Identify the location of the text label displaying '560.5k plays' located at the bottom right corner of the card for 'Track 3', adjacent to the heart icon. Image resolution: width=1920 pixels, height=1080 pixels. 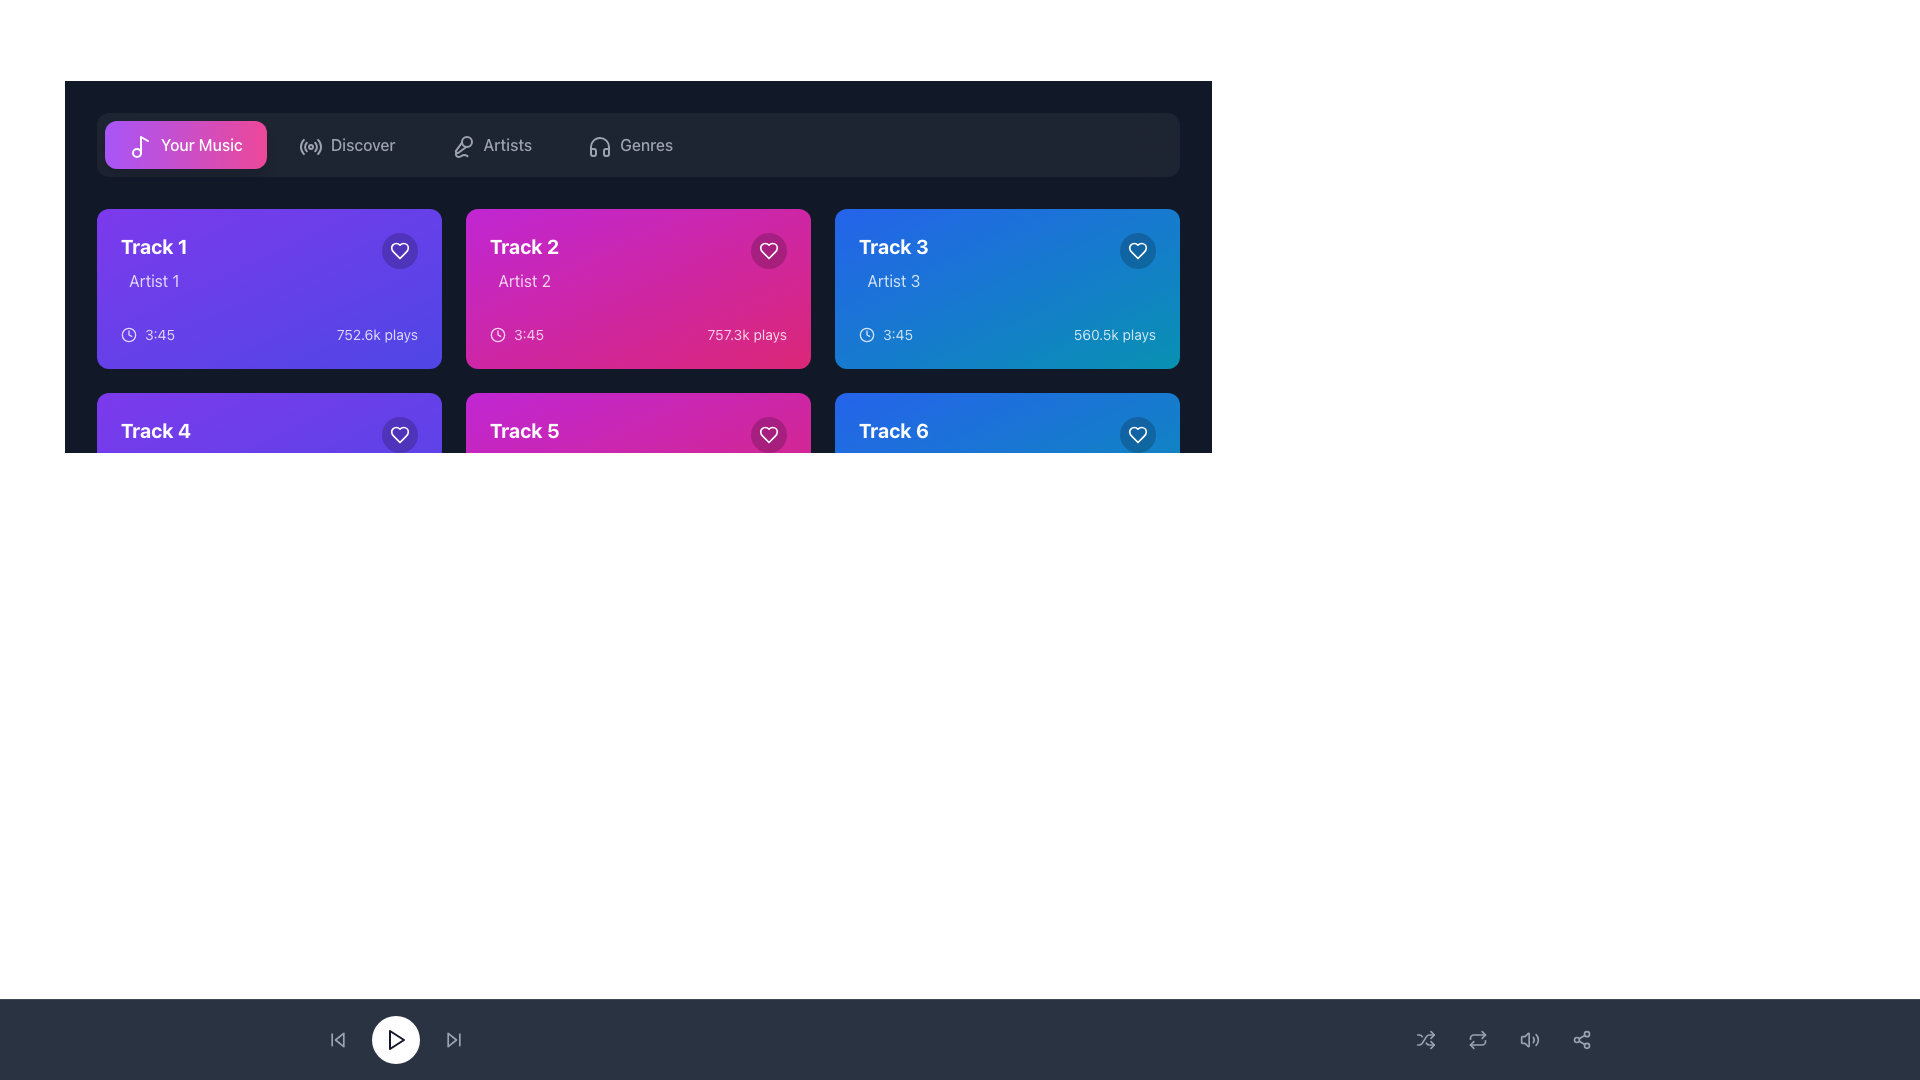
(1113, 334).